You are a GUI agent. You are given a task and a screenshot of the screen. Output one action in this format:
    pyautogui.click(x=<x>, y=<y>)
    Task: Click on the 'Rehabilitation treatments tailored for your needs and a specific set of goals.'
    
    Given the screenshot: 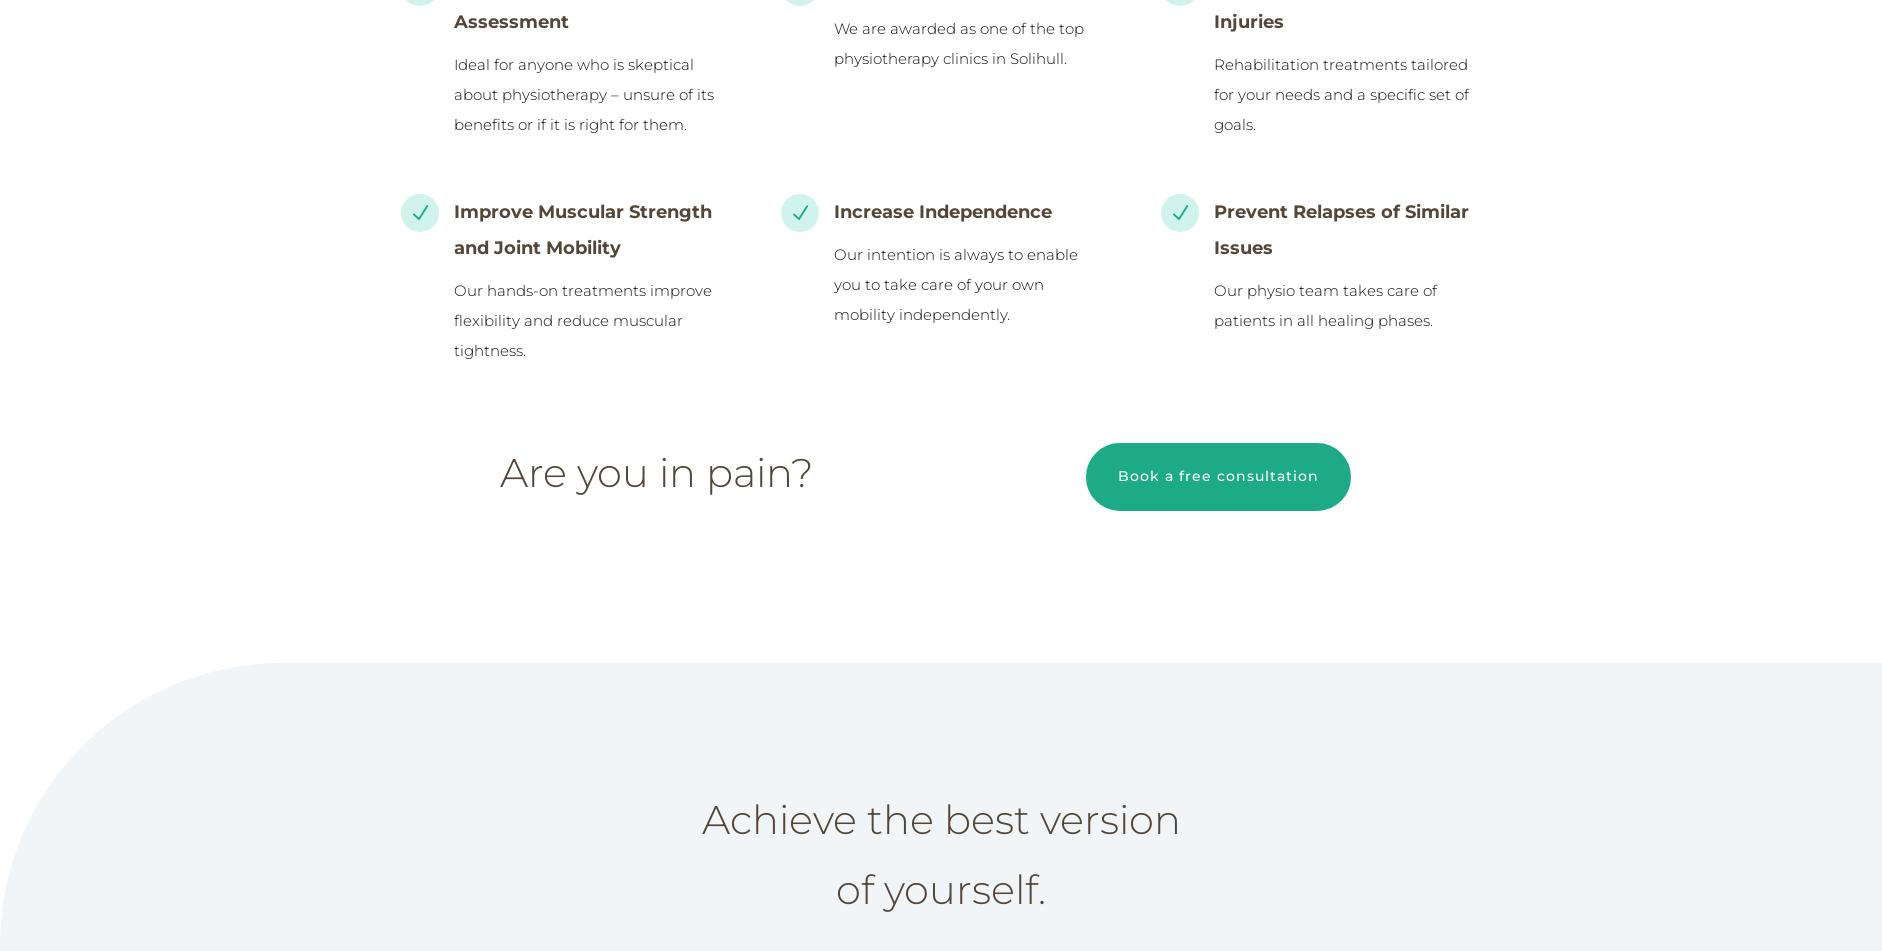 What is the action you would take?
    pyautogui.click(x=1212, y=94)
    